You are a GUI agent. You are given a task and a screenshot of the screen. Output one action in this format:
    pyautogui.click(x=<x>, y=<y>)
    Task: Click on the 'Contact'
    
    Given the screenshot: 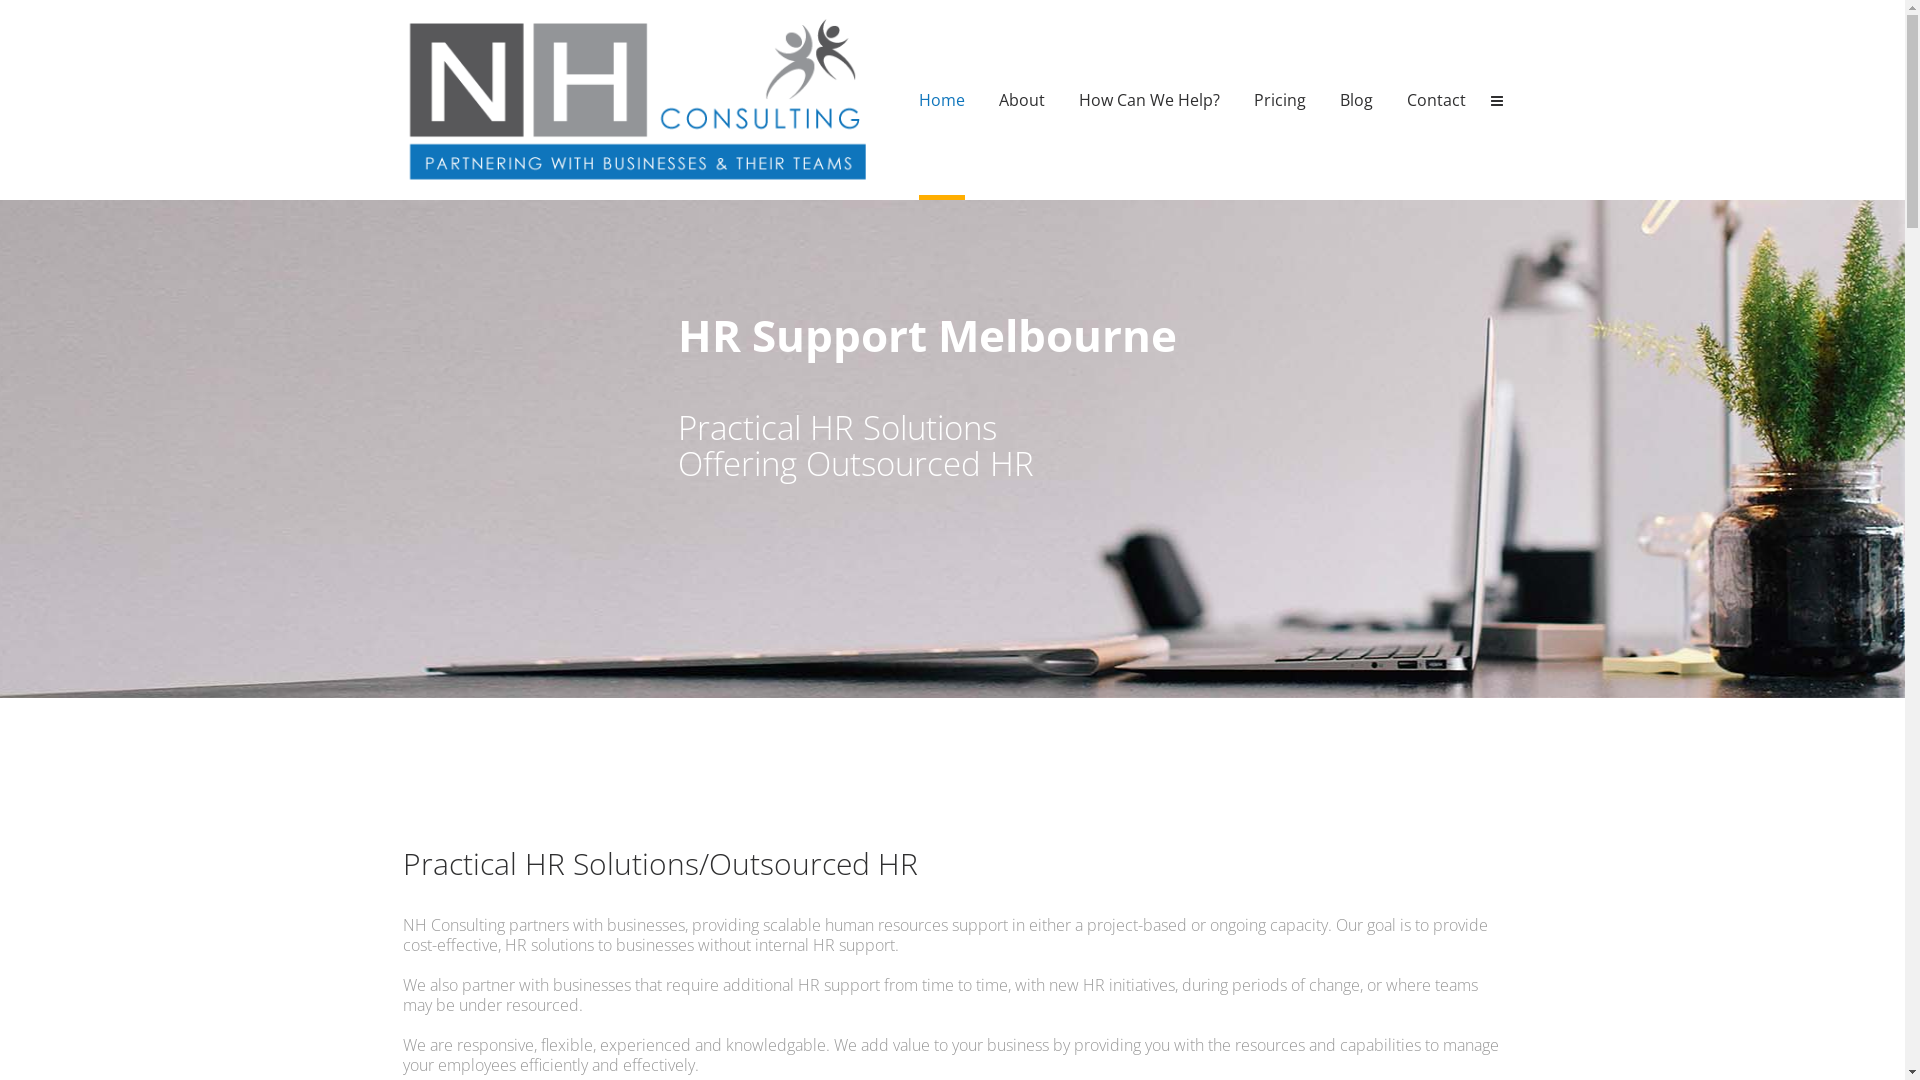 What is the action you would take?
    pyautogui.click(x=1434, y=100)
    